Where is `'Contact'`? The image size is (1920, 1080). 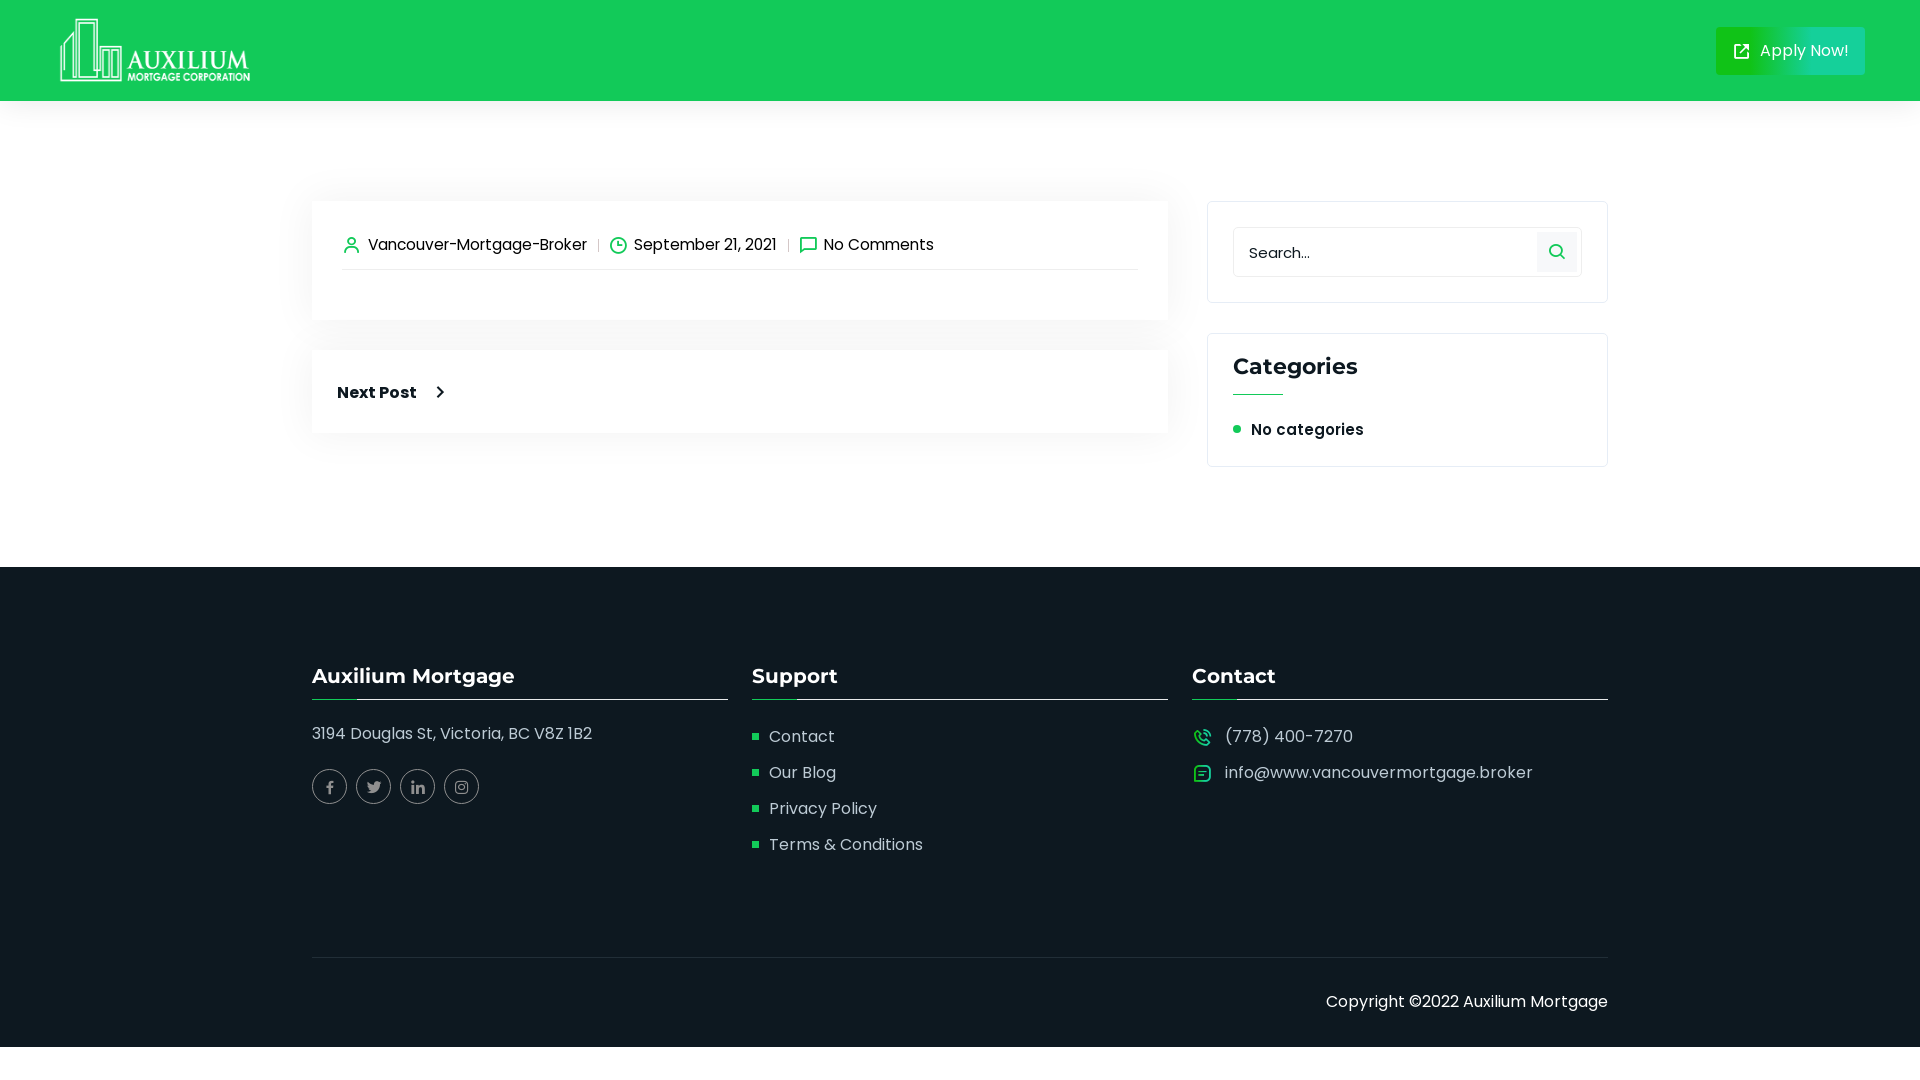 'Contact' is located at coordinates (801, 736).